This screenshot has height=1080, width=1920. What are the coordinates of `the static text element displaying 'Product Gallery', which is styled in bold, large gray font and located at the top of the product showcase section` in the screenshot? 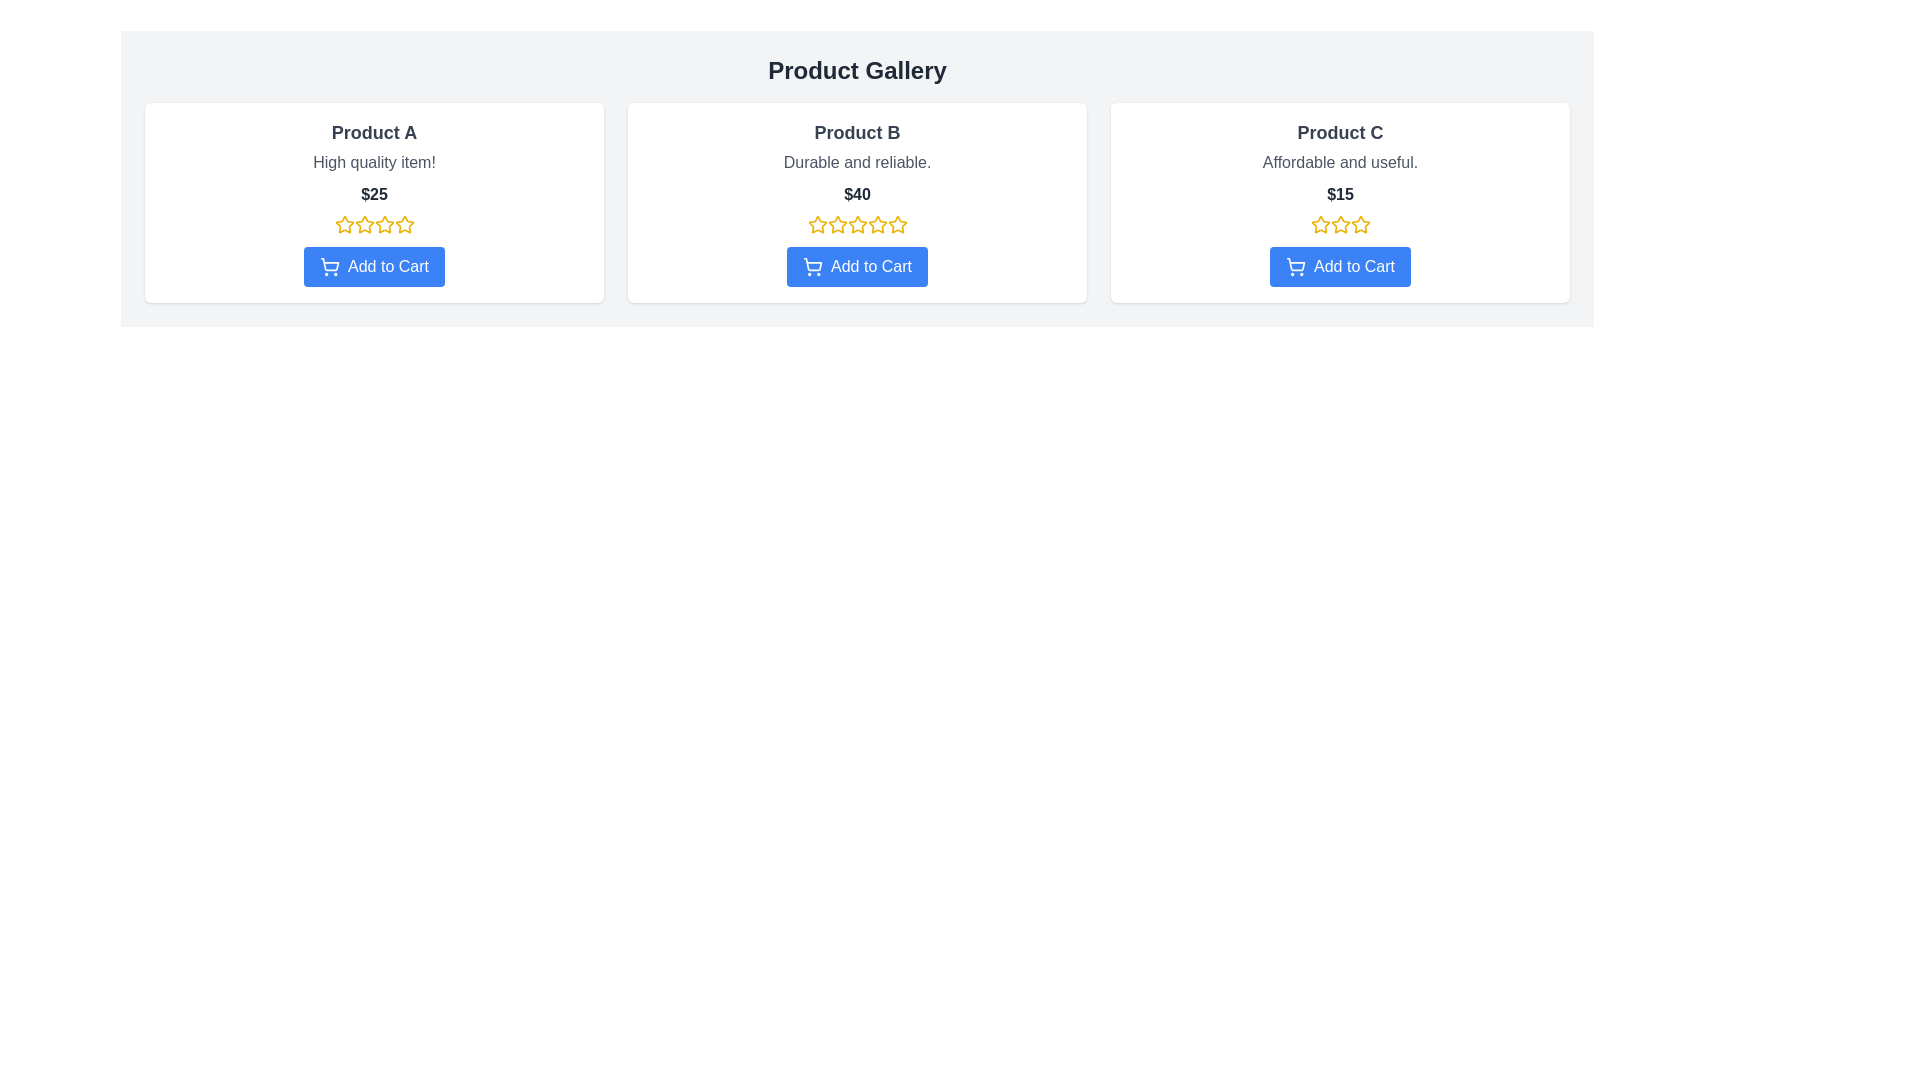 It's located at (857, 69).